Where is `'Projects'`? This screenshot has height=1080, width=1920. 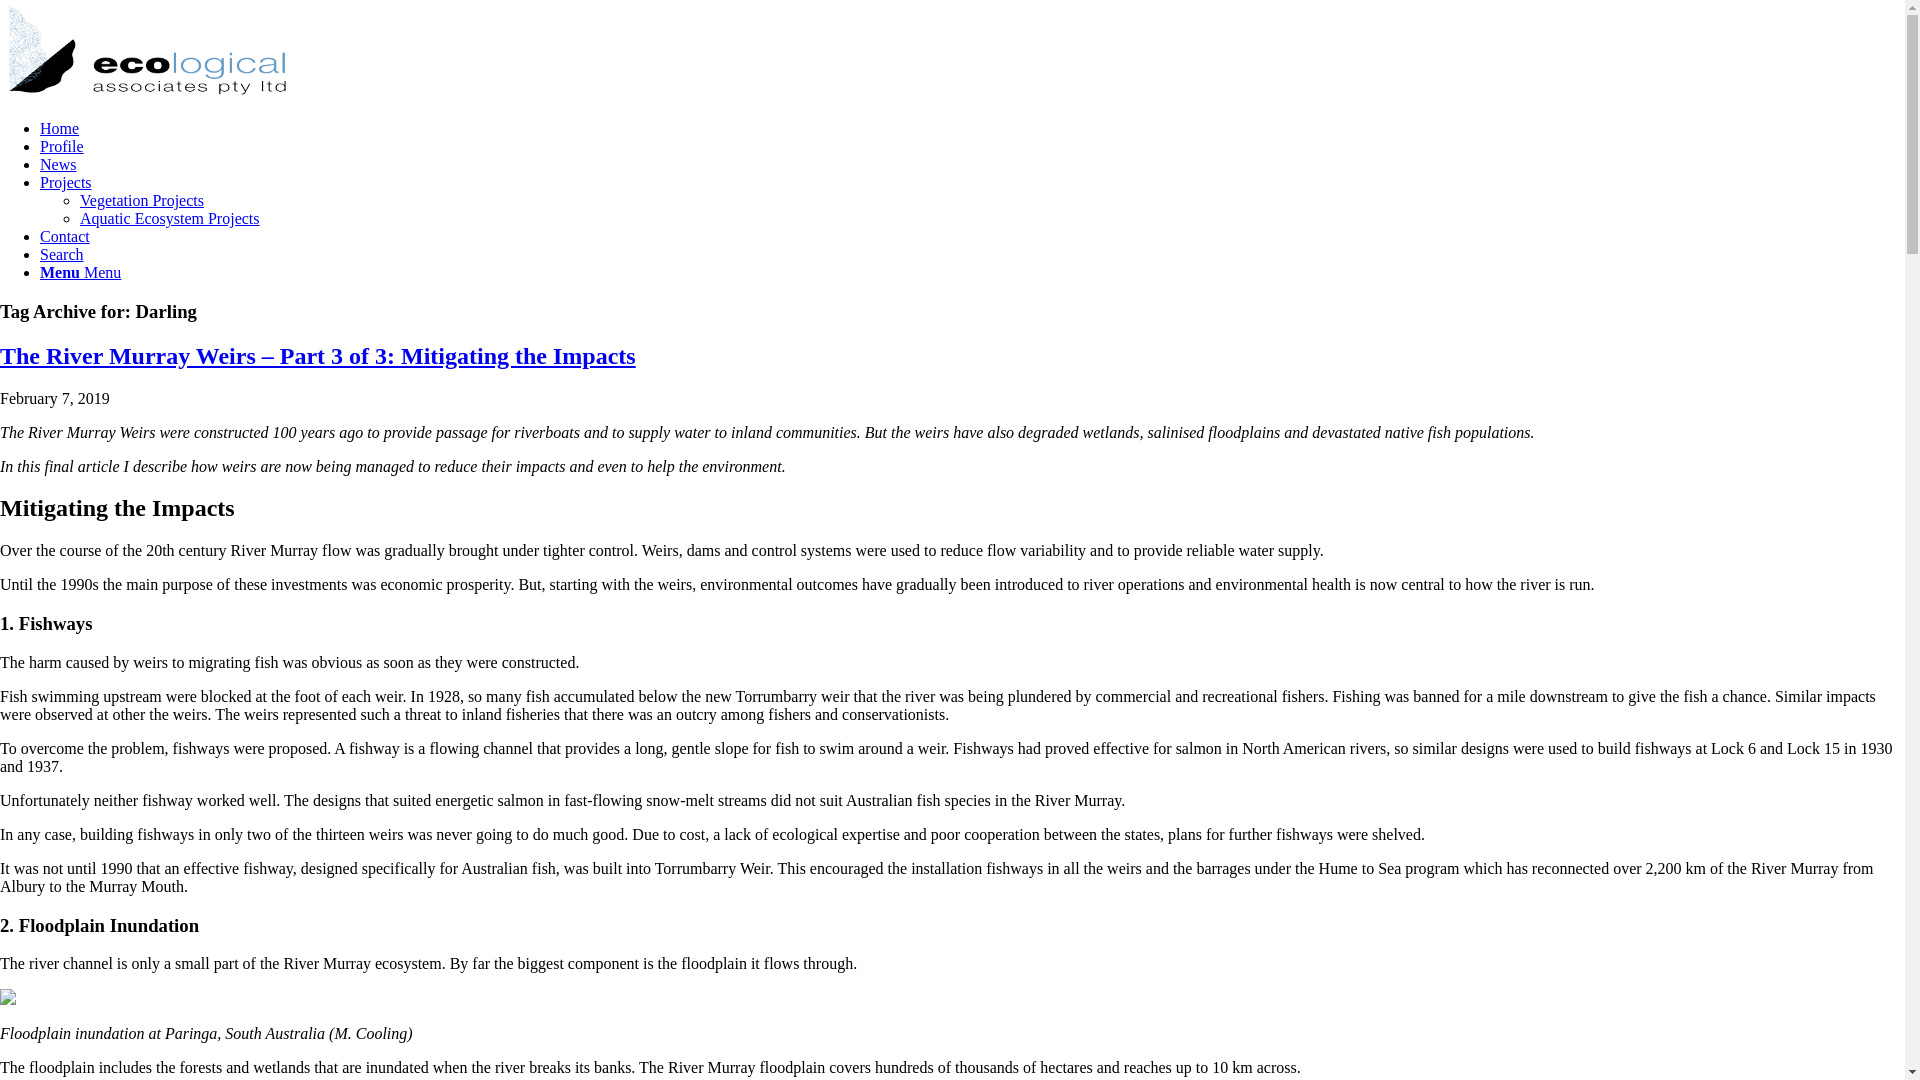 'Projects' is located at coordinates (66, 182).